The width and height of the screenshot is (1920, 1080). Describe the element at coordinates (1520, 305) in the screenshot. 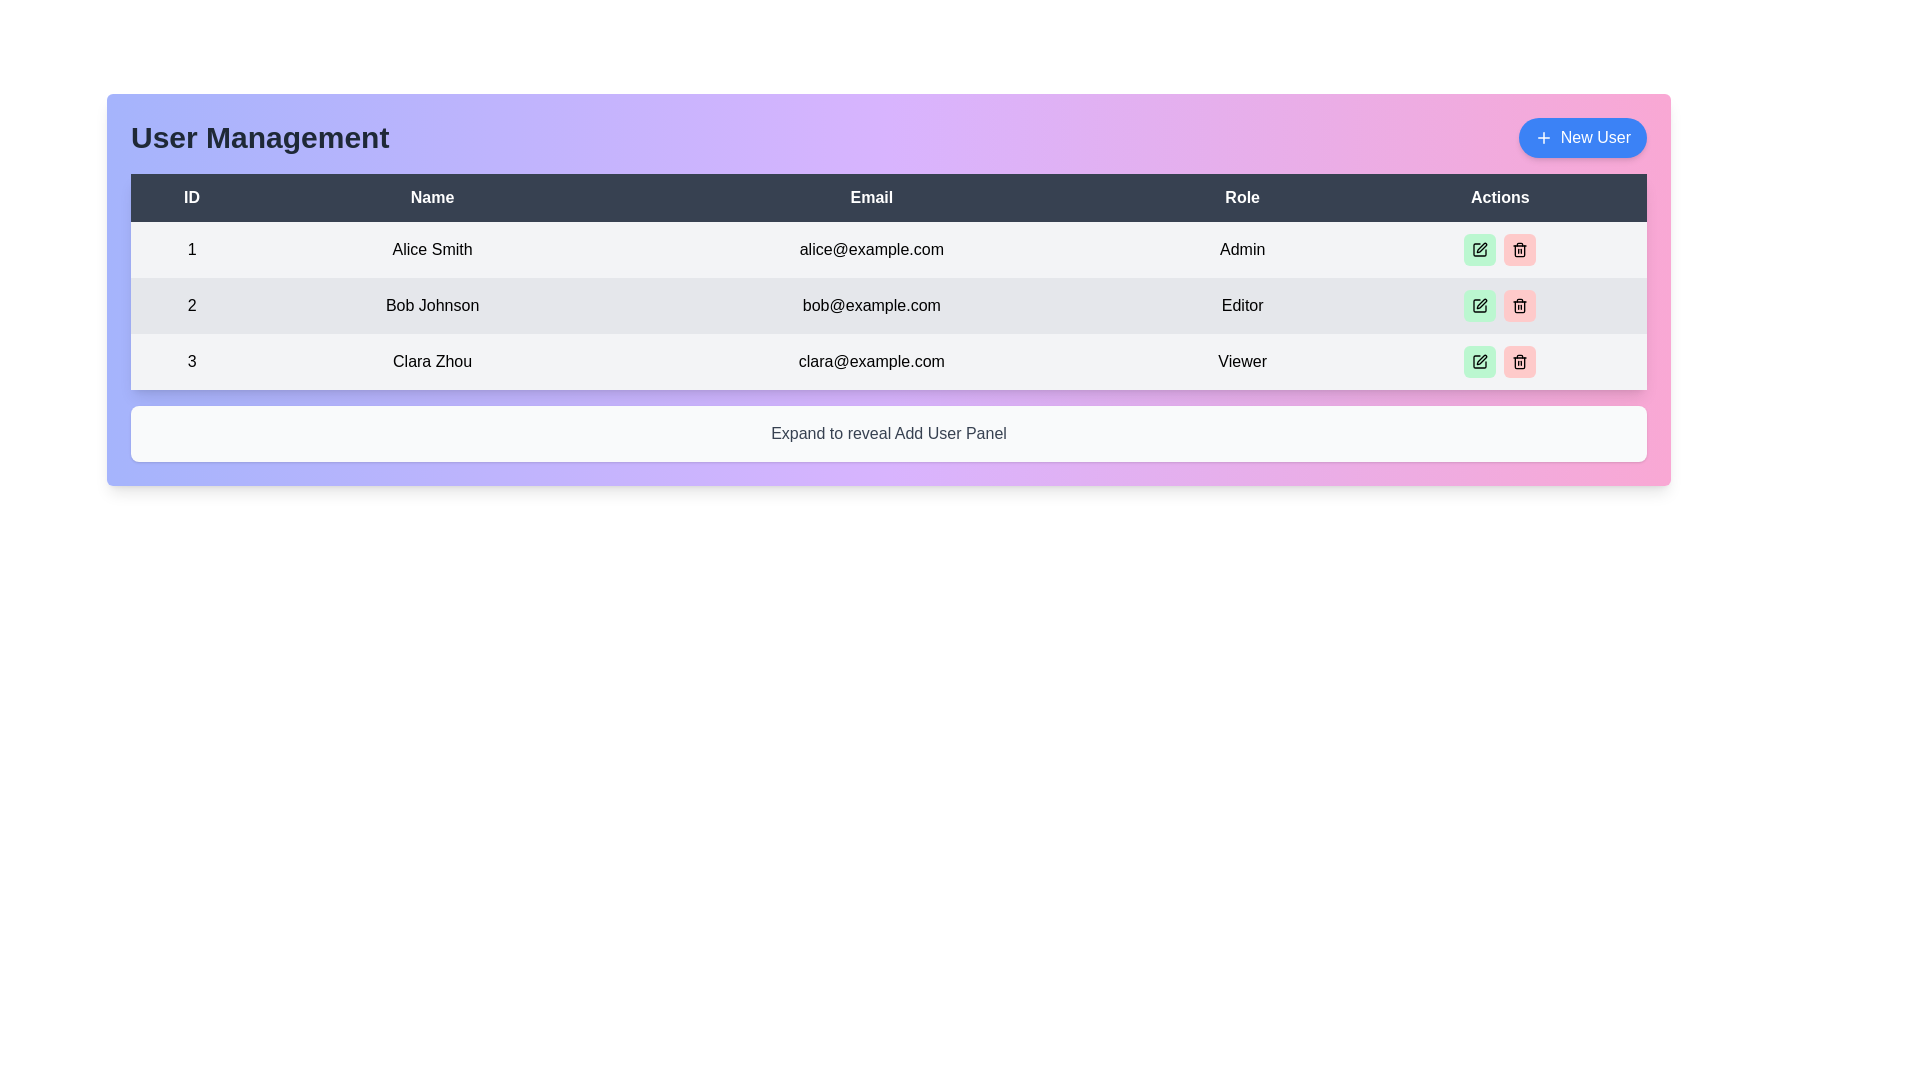

I see `the delete button in the 'Actions' column of the user table for the user Bob Johnson to initiate the delete action` at that location.